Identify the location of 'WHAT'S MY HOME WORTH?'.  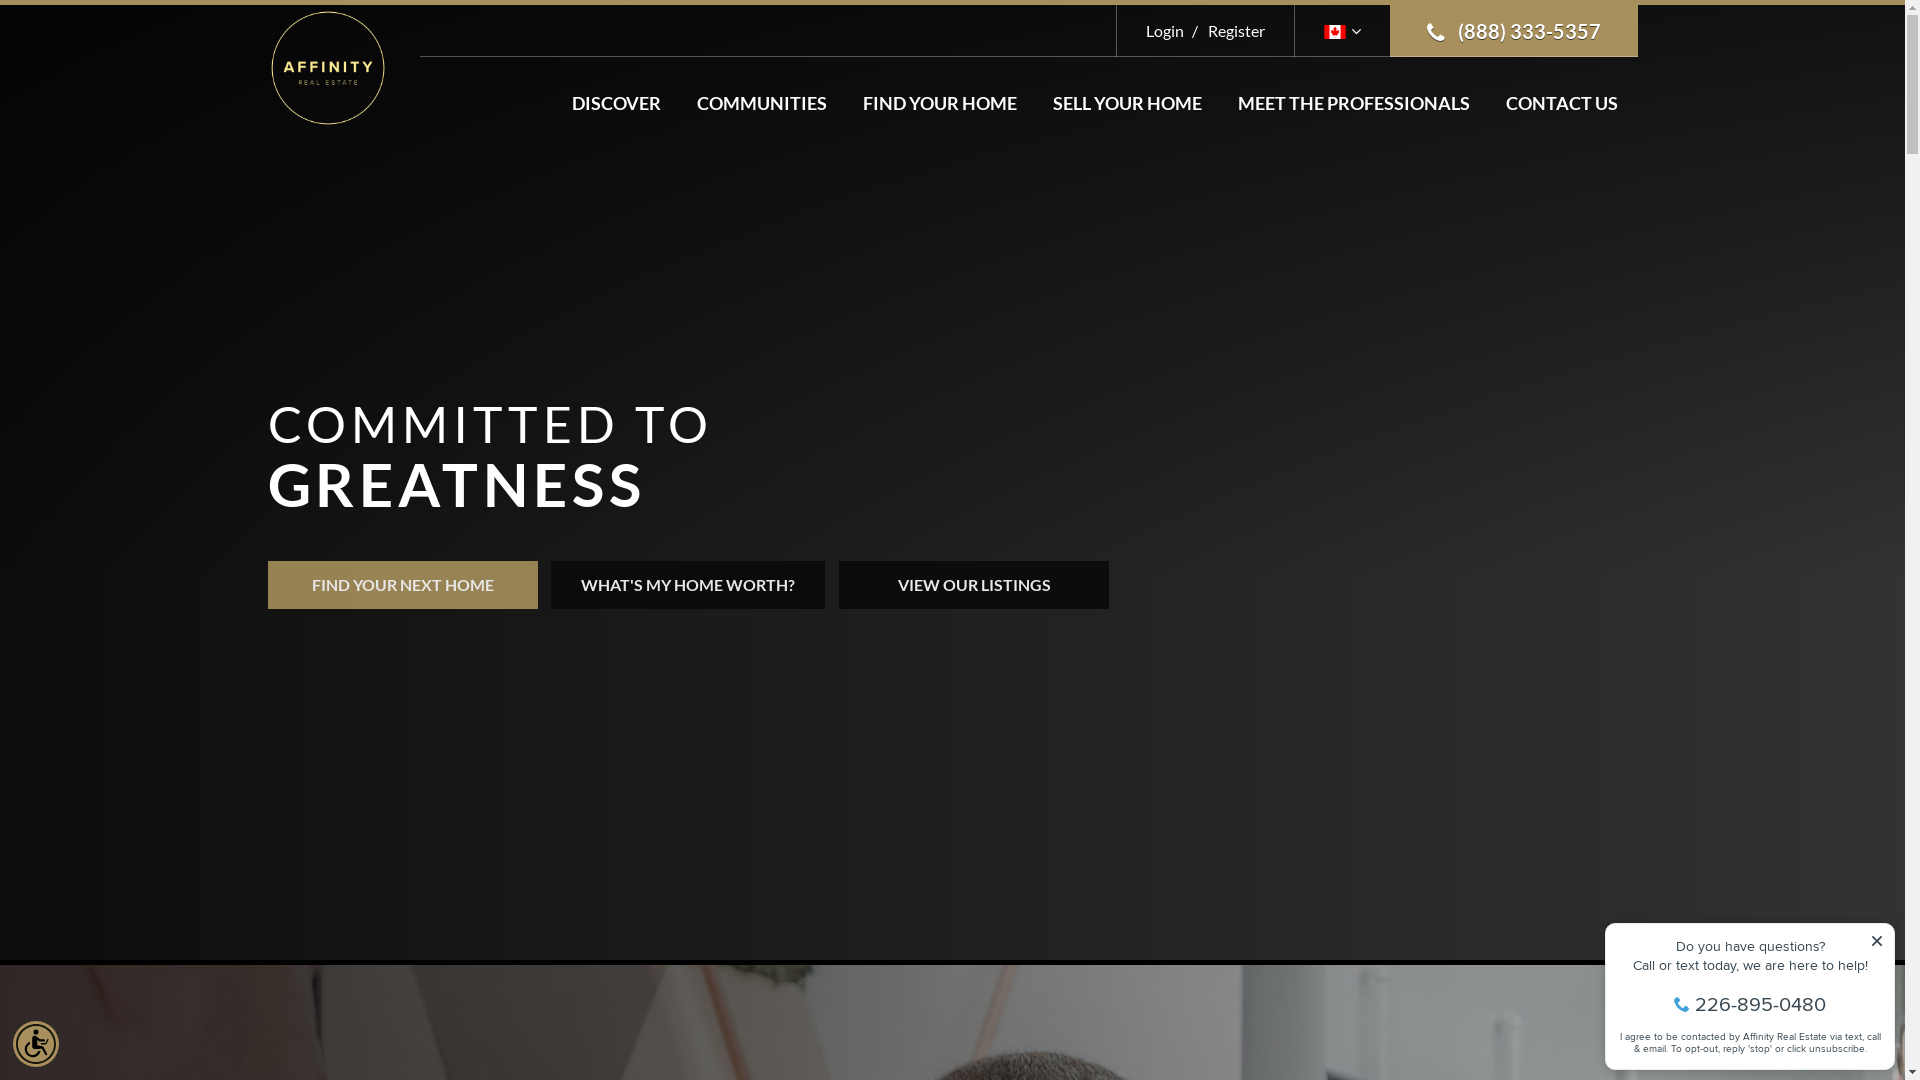
(551, 585).